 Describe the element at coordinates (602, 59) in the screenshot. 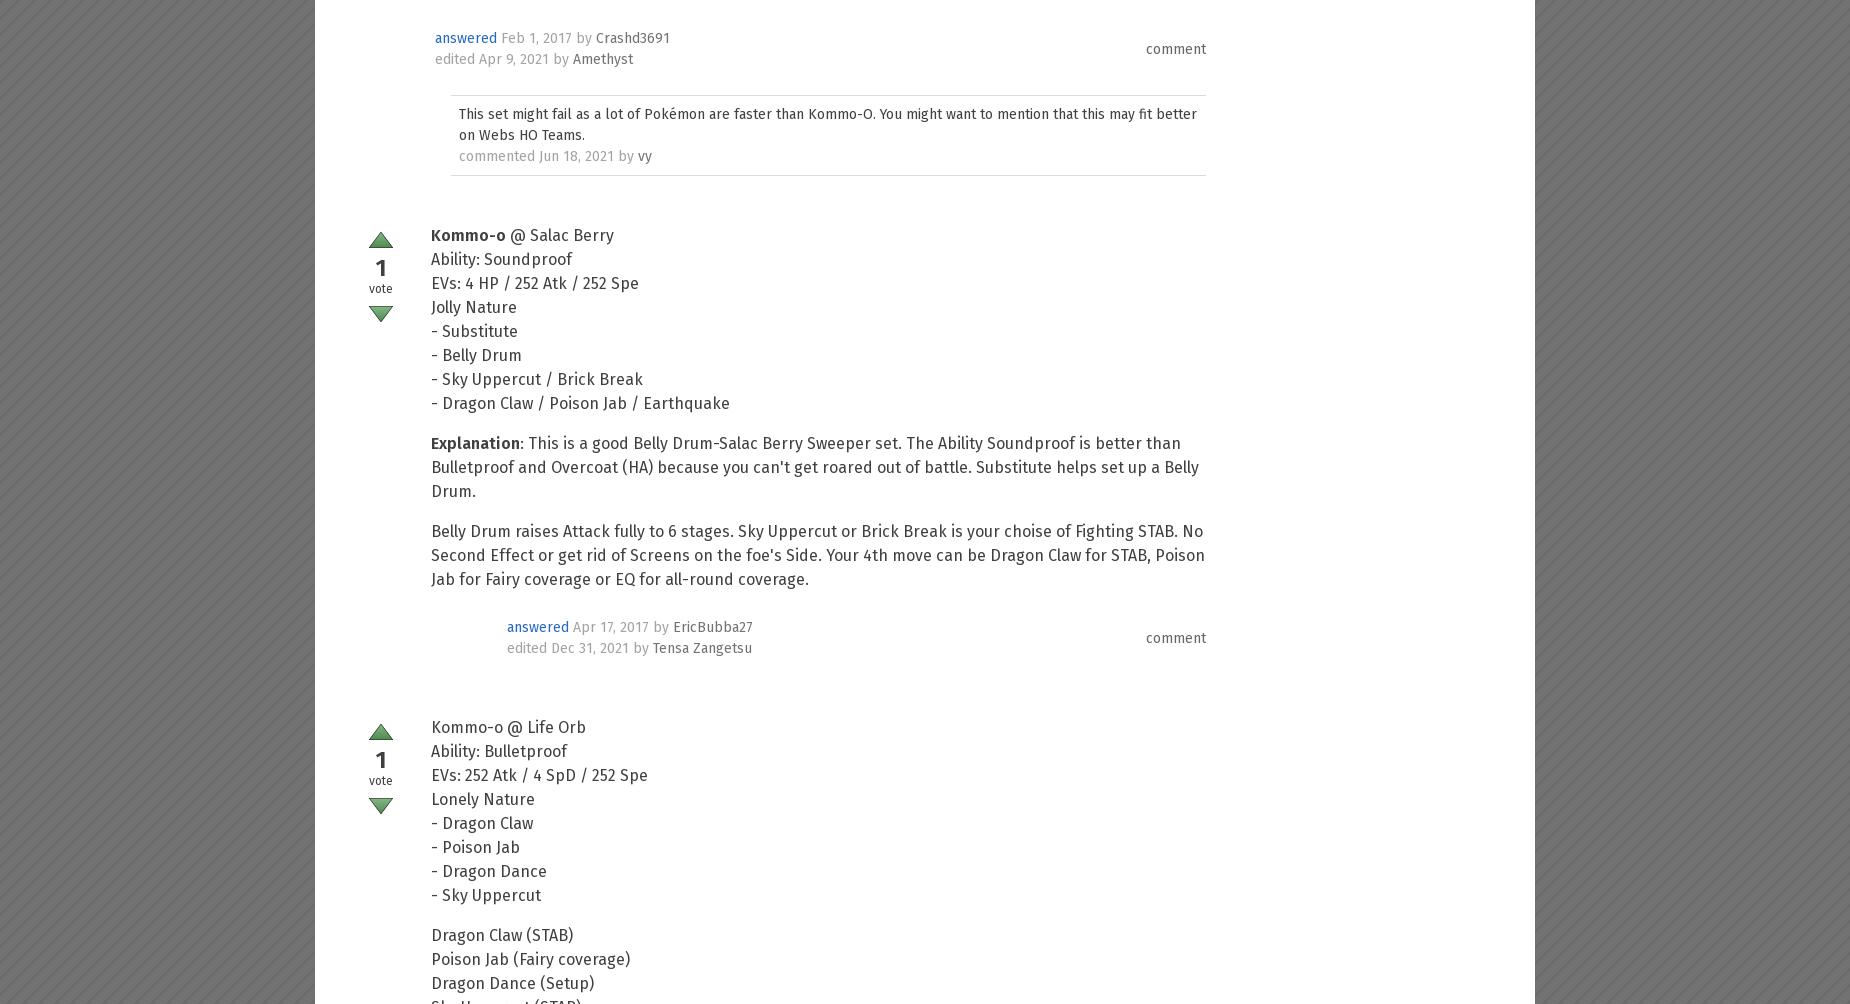

I see `'Amethyst'` at that location.